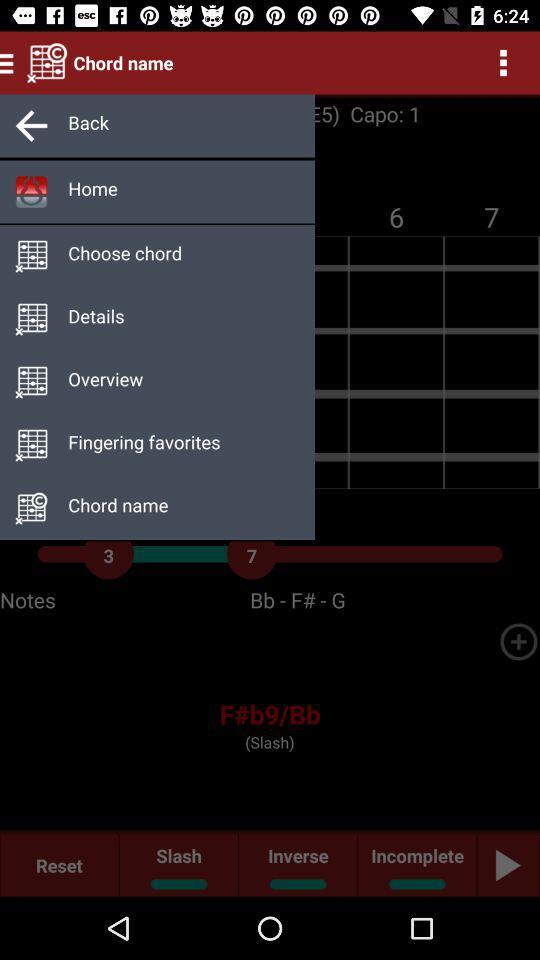 The image size is (540, 960). I want to click on option inverse which is at the bottom of the page, so click(297, 864).